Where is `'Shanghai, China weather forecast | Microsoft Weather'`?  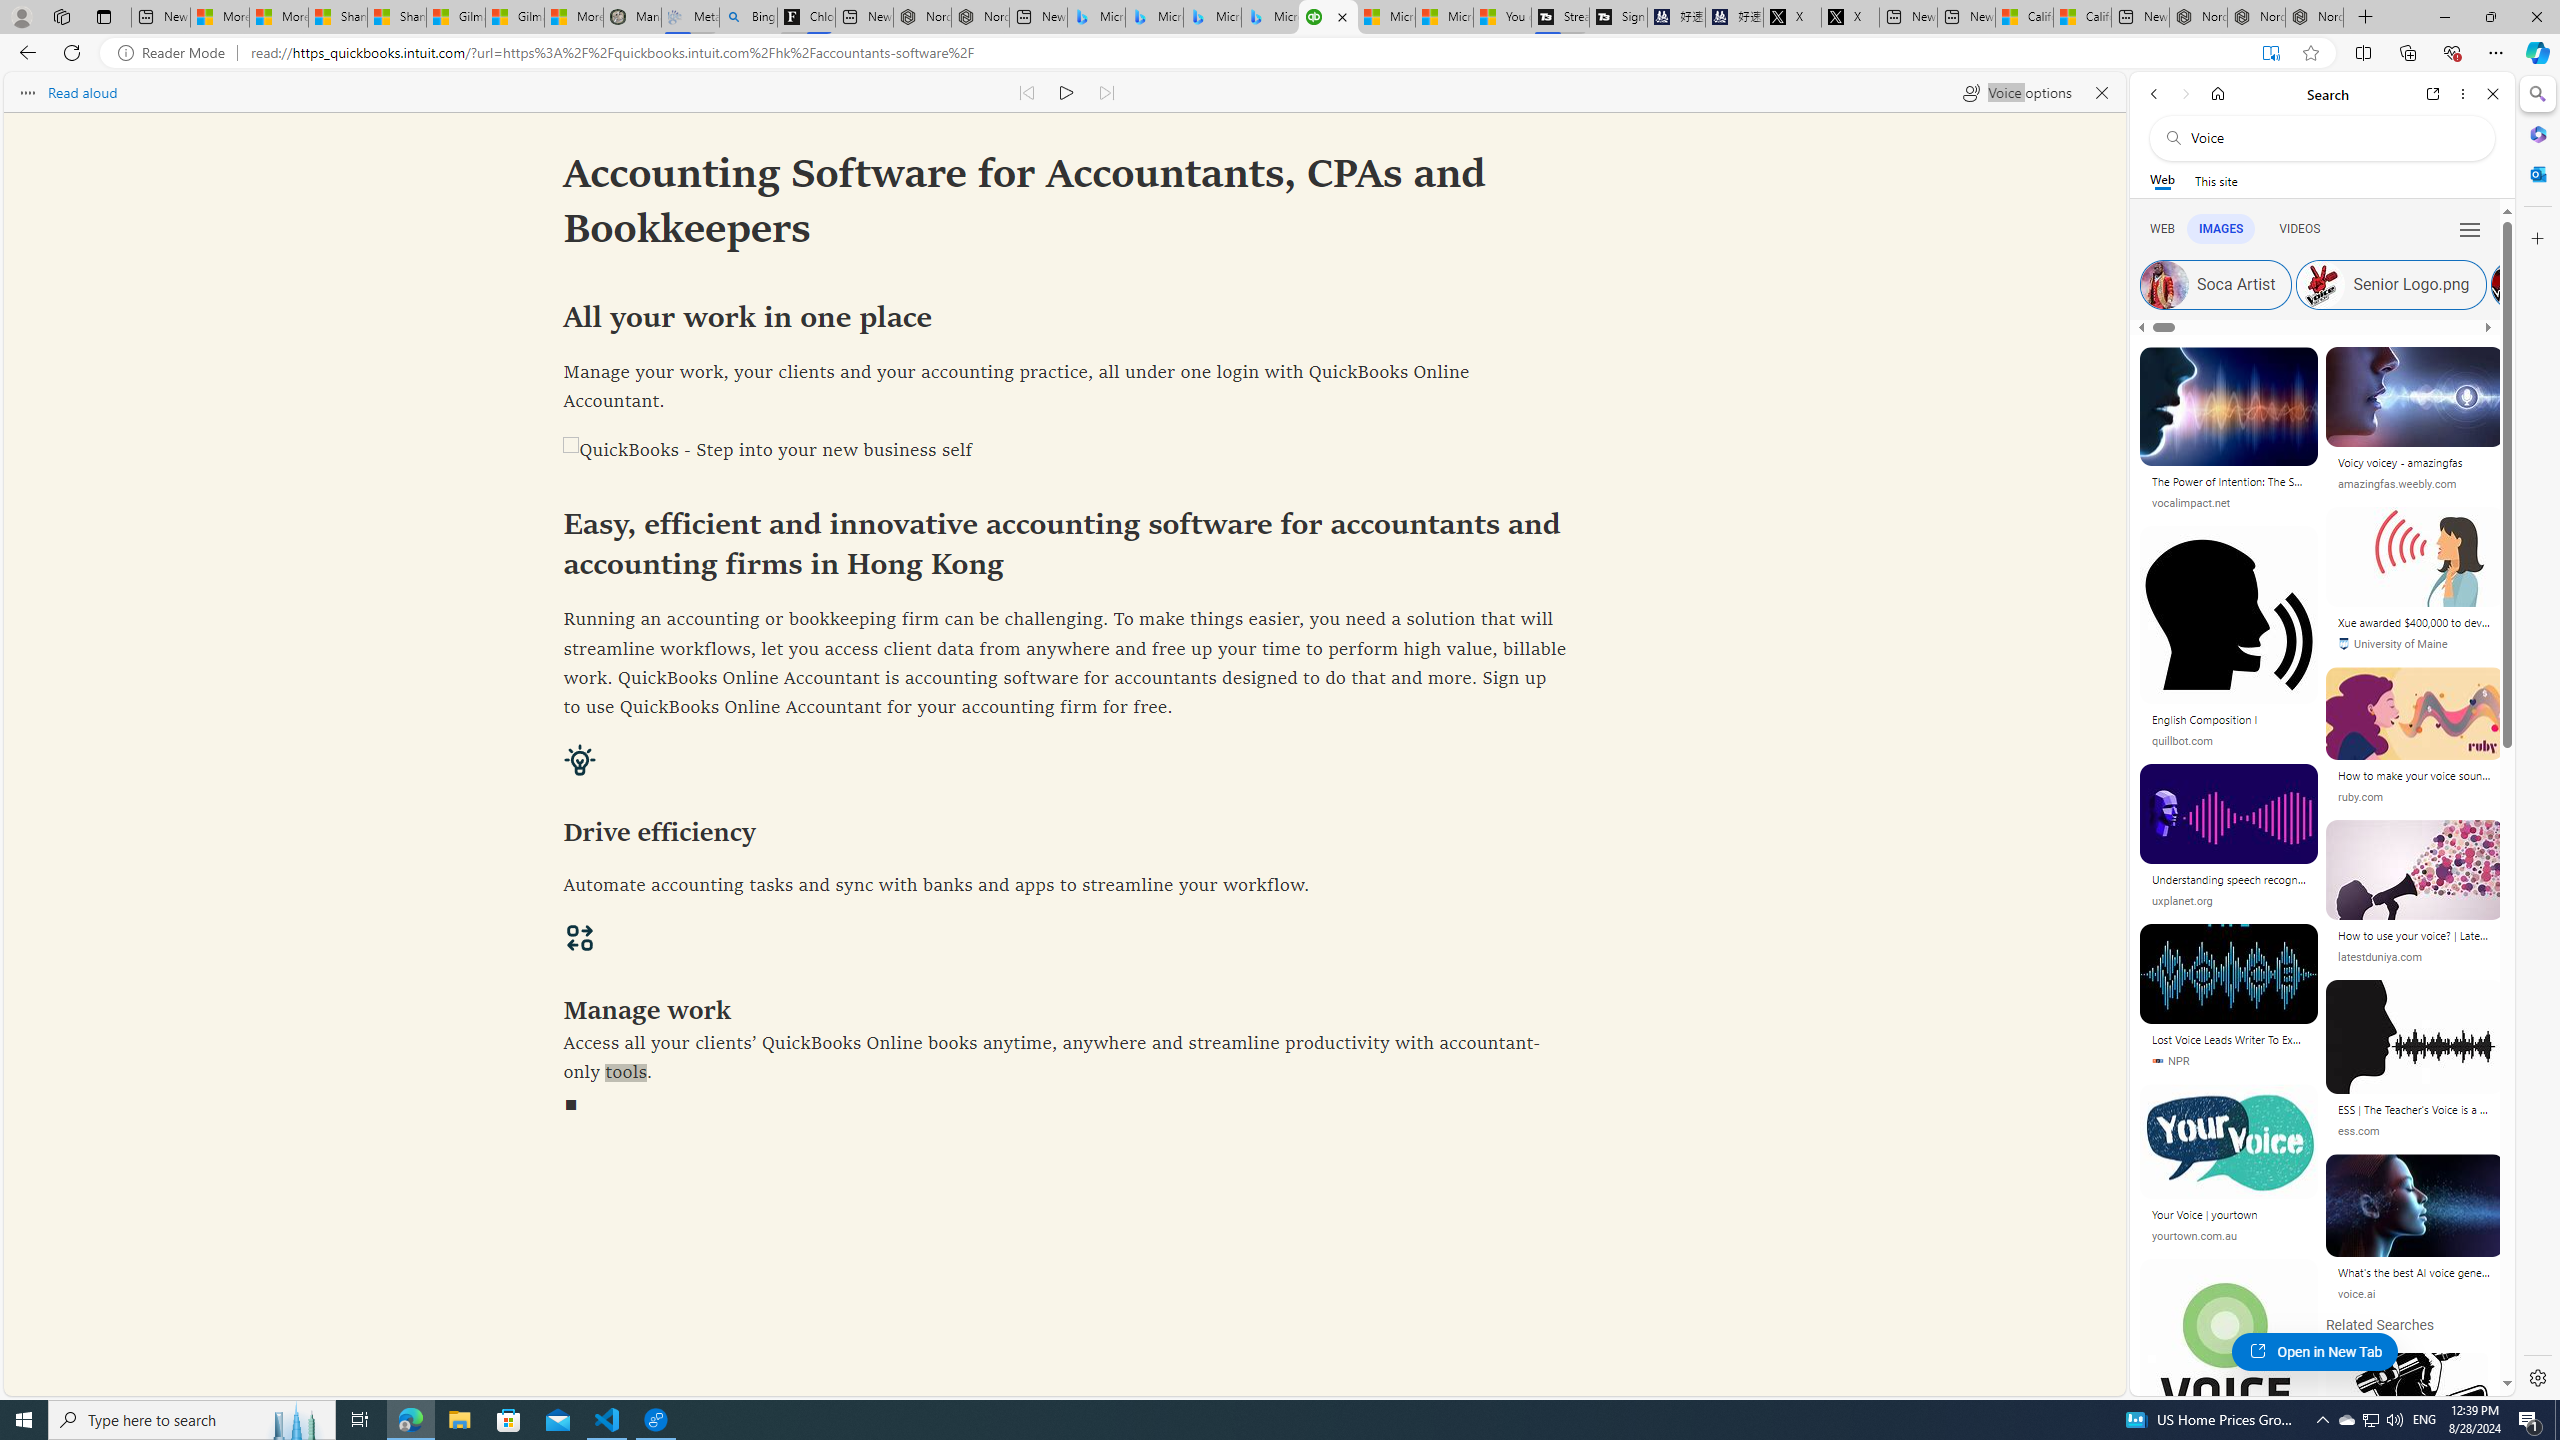
'Shanghai, China weather forecast | Microsoft Weather' is located at coordinates (395, 16).